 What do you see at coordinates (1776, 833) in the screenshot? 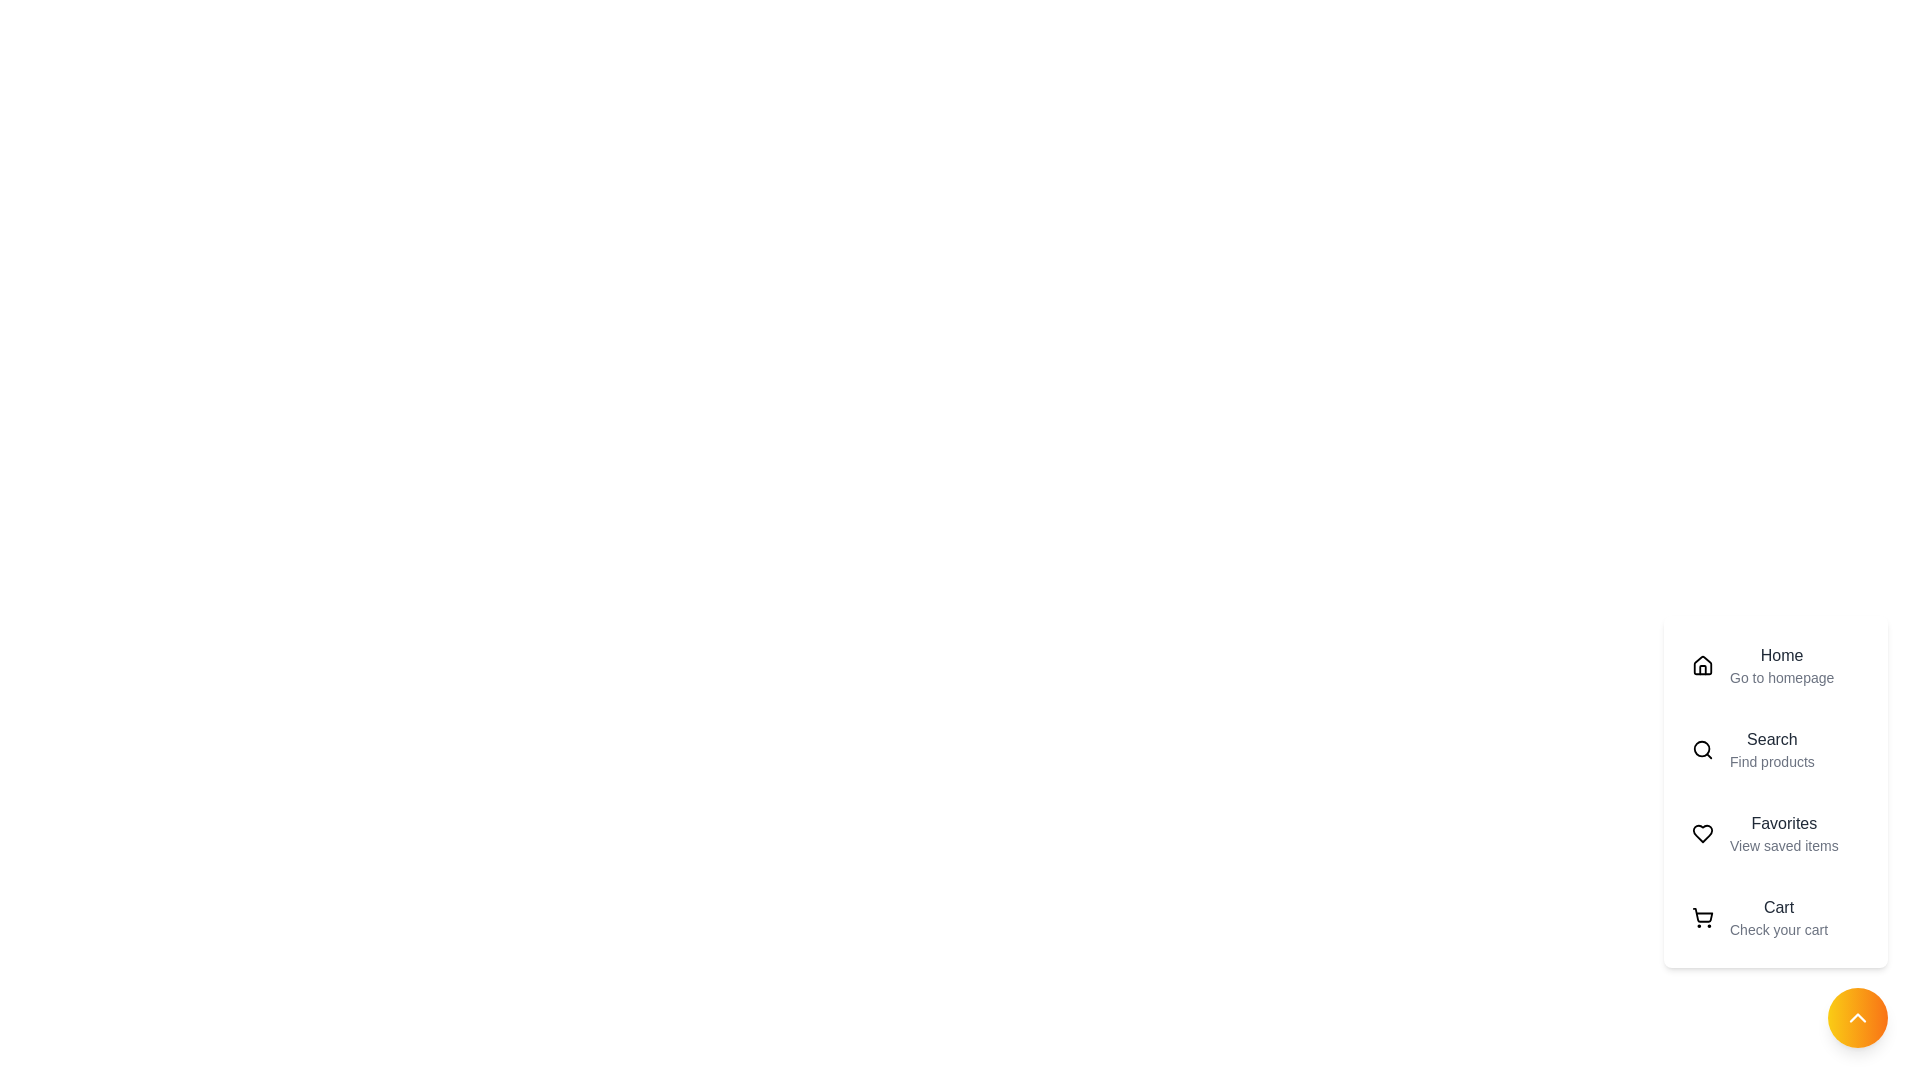
I see `the menu item labeled Favorites to preview its details` at bounding box center [1776, 833].